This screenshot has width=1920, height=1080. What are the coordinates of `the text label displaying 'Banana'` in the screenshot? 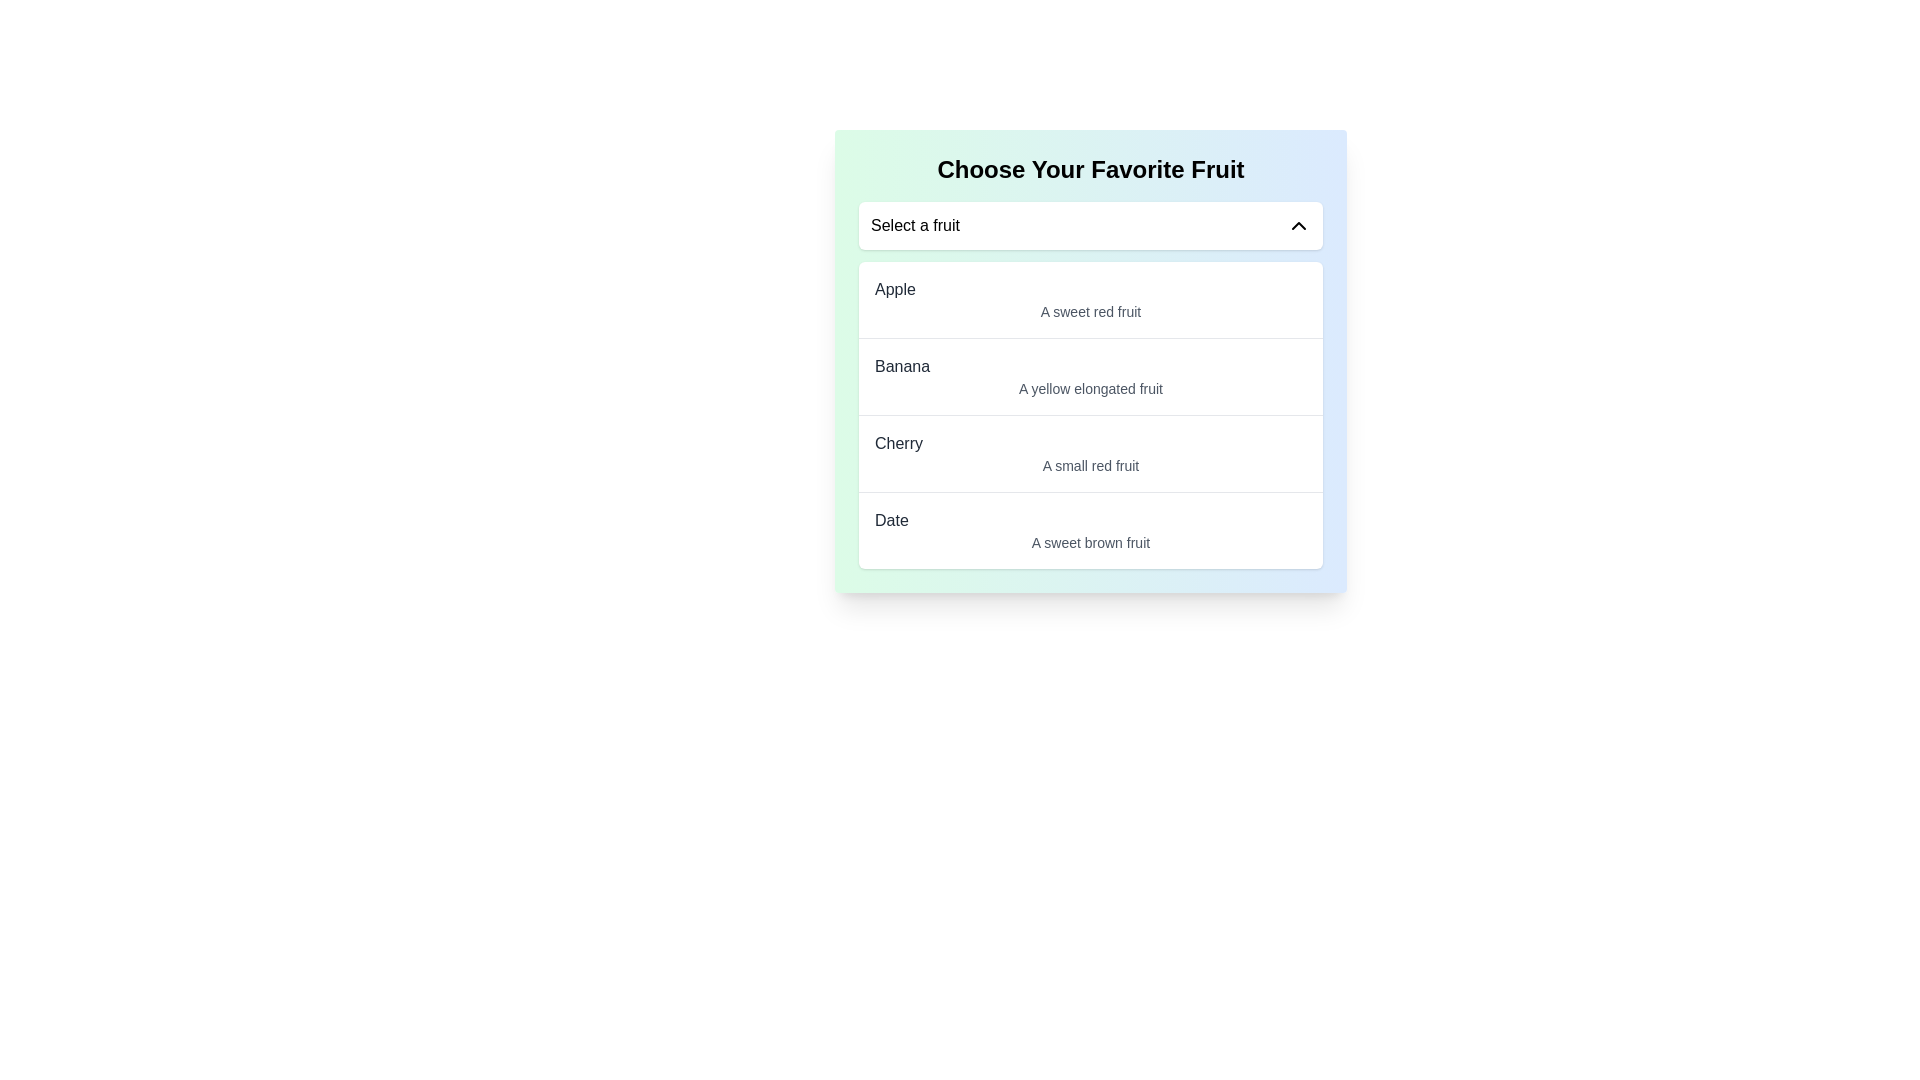 It's located at (901, 366).